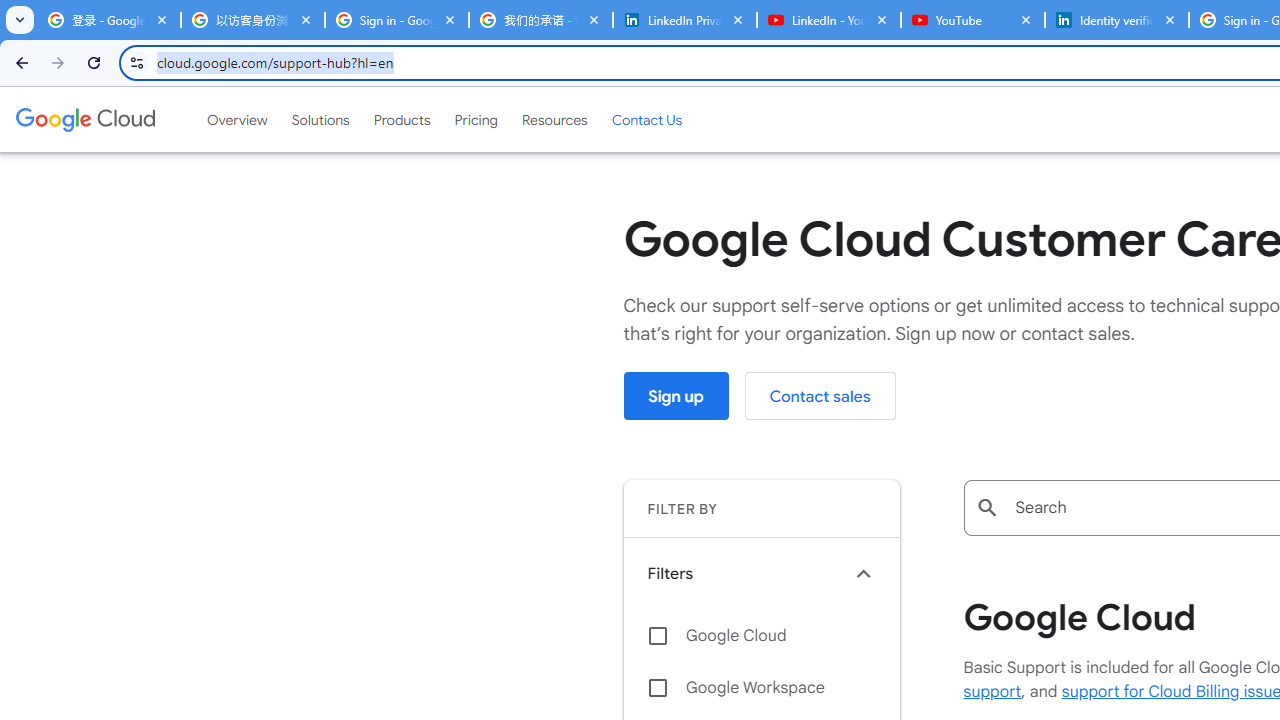 The image size is (1280, 720). I want to click on 'Google Workspace', so click(760, 686).